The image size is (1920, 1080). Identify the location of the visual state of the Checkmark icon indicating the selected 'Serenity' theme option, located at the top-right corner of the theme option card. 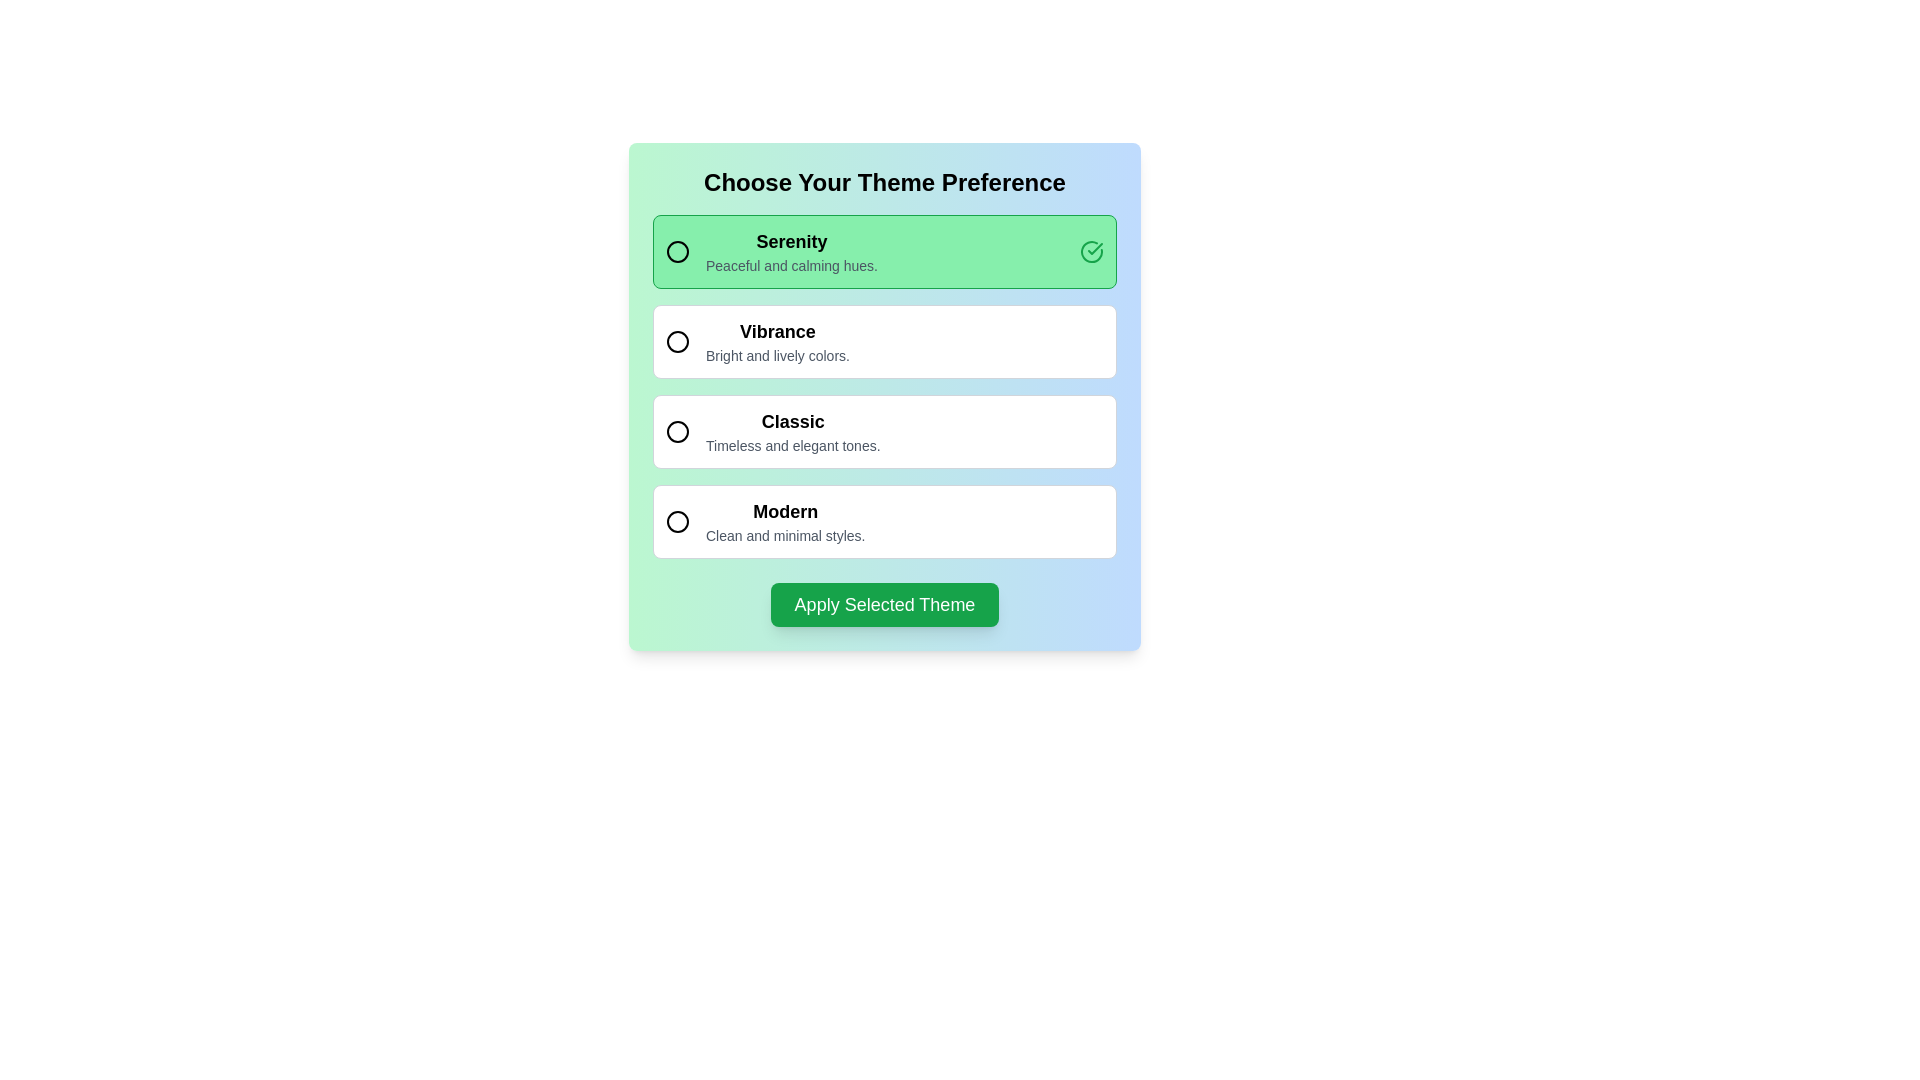
(1090, 250).